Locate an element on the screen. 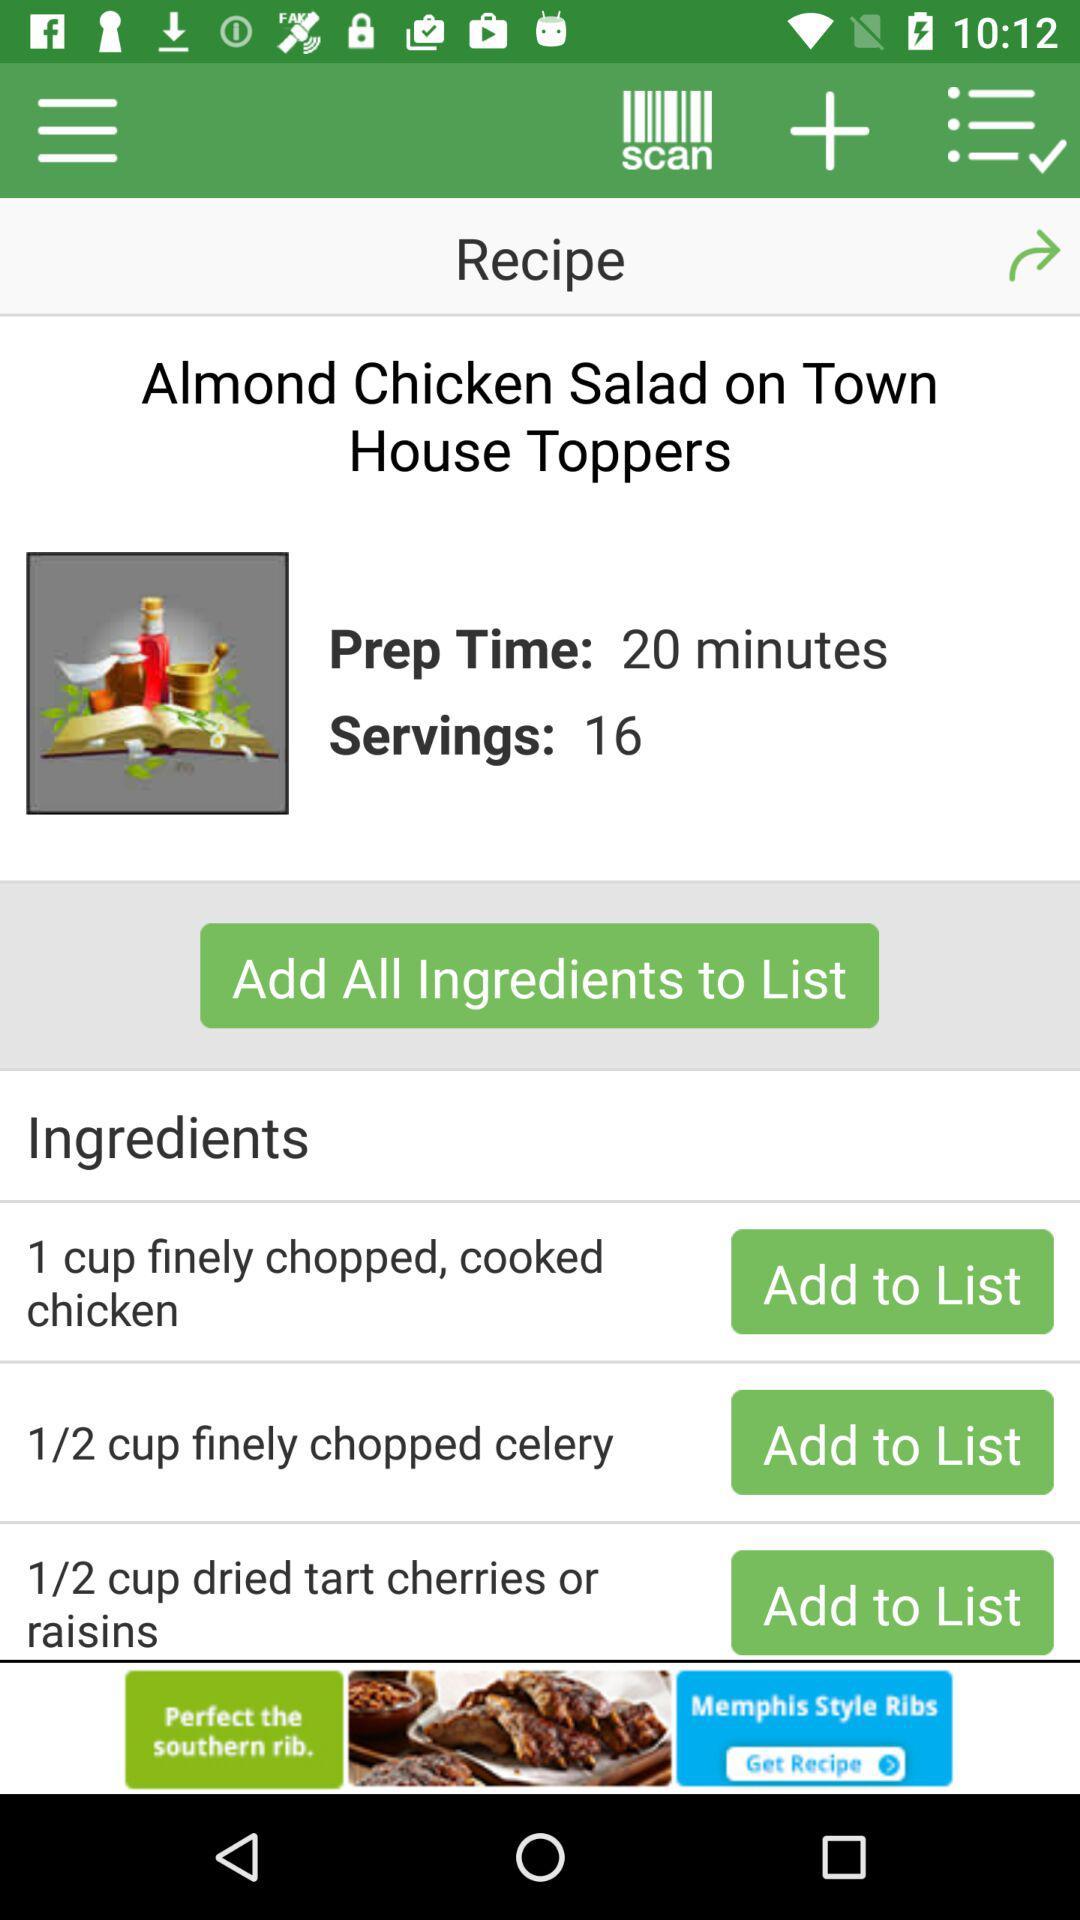 This screenshot has height=1920, width=1080. the add icon is located at coordinates (829, 129).